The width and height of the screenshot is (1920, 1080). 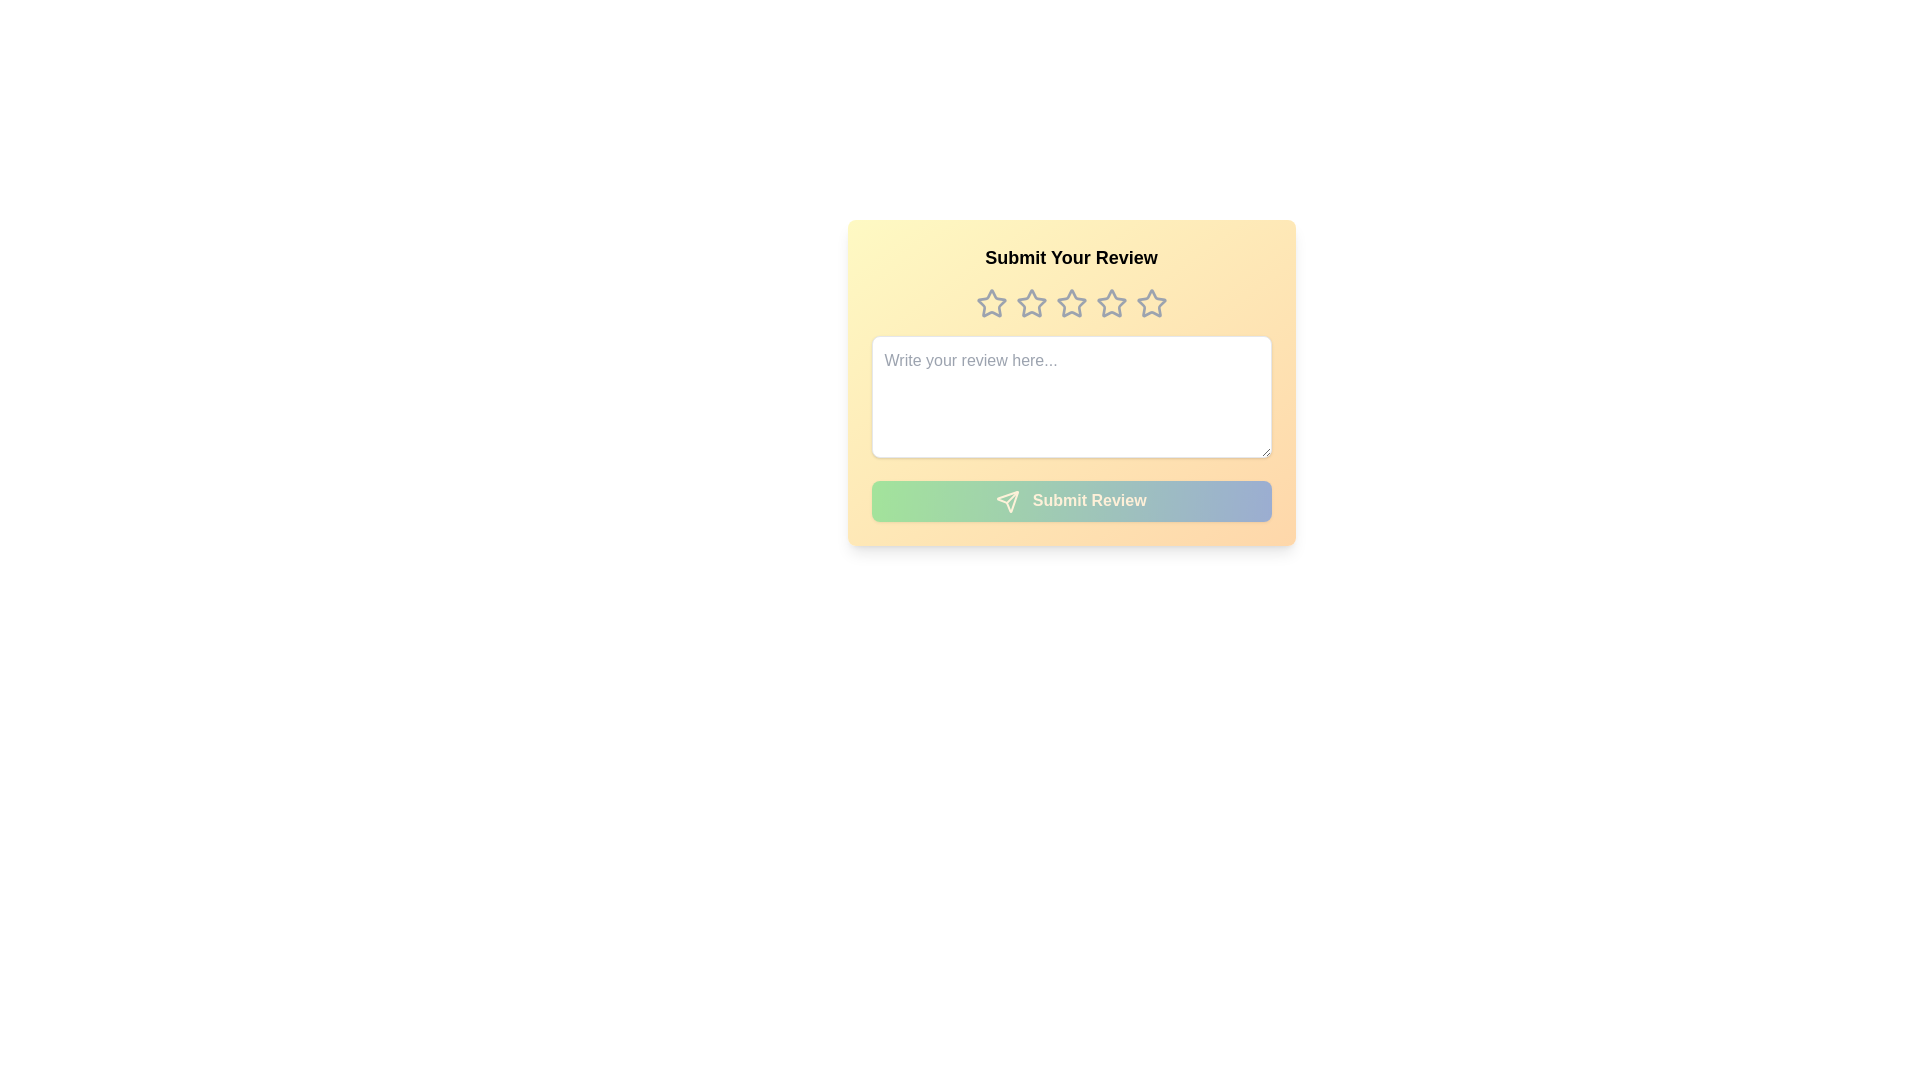 I want to click on the interactive rating component composed of five stars, which is located below the 'Submit Your Review' text, so click(x=1070, y=304).